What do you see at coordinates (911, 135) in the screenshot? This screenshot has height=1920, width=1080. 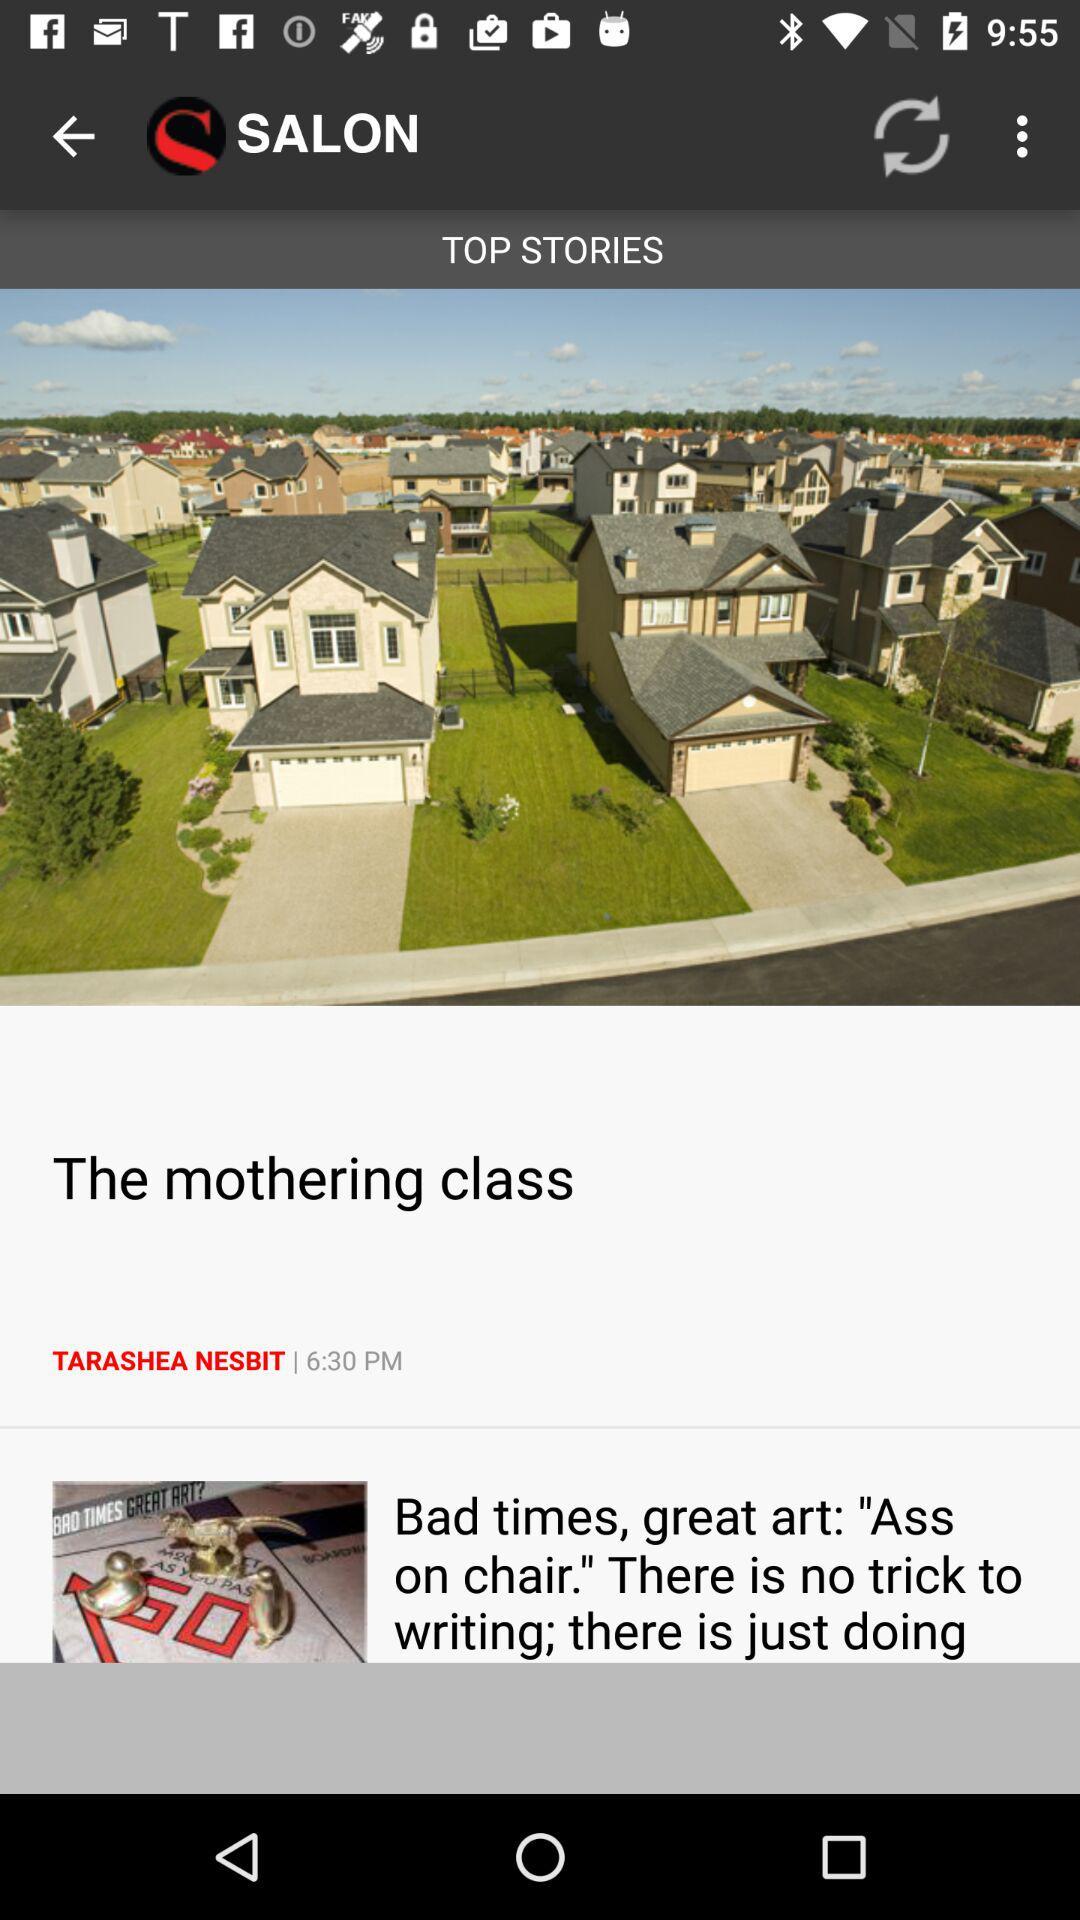 I see `icon next to salon icon` at bounding box center [911, 135].